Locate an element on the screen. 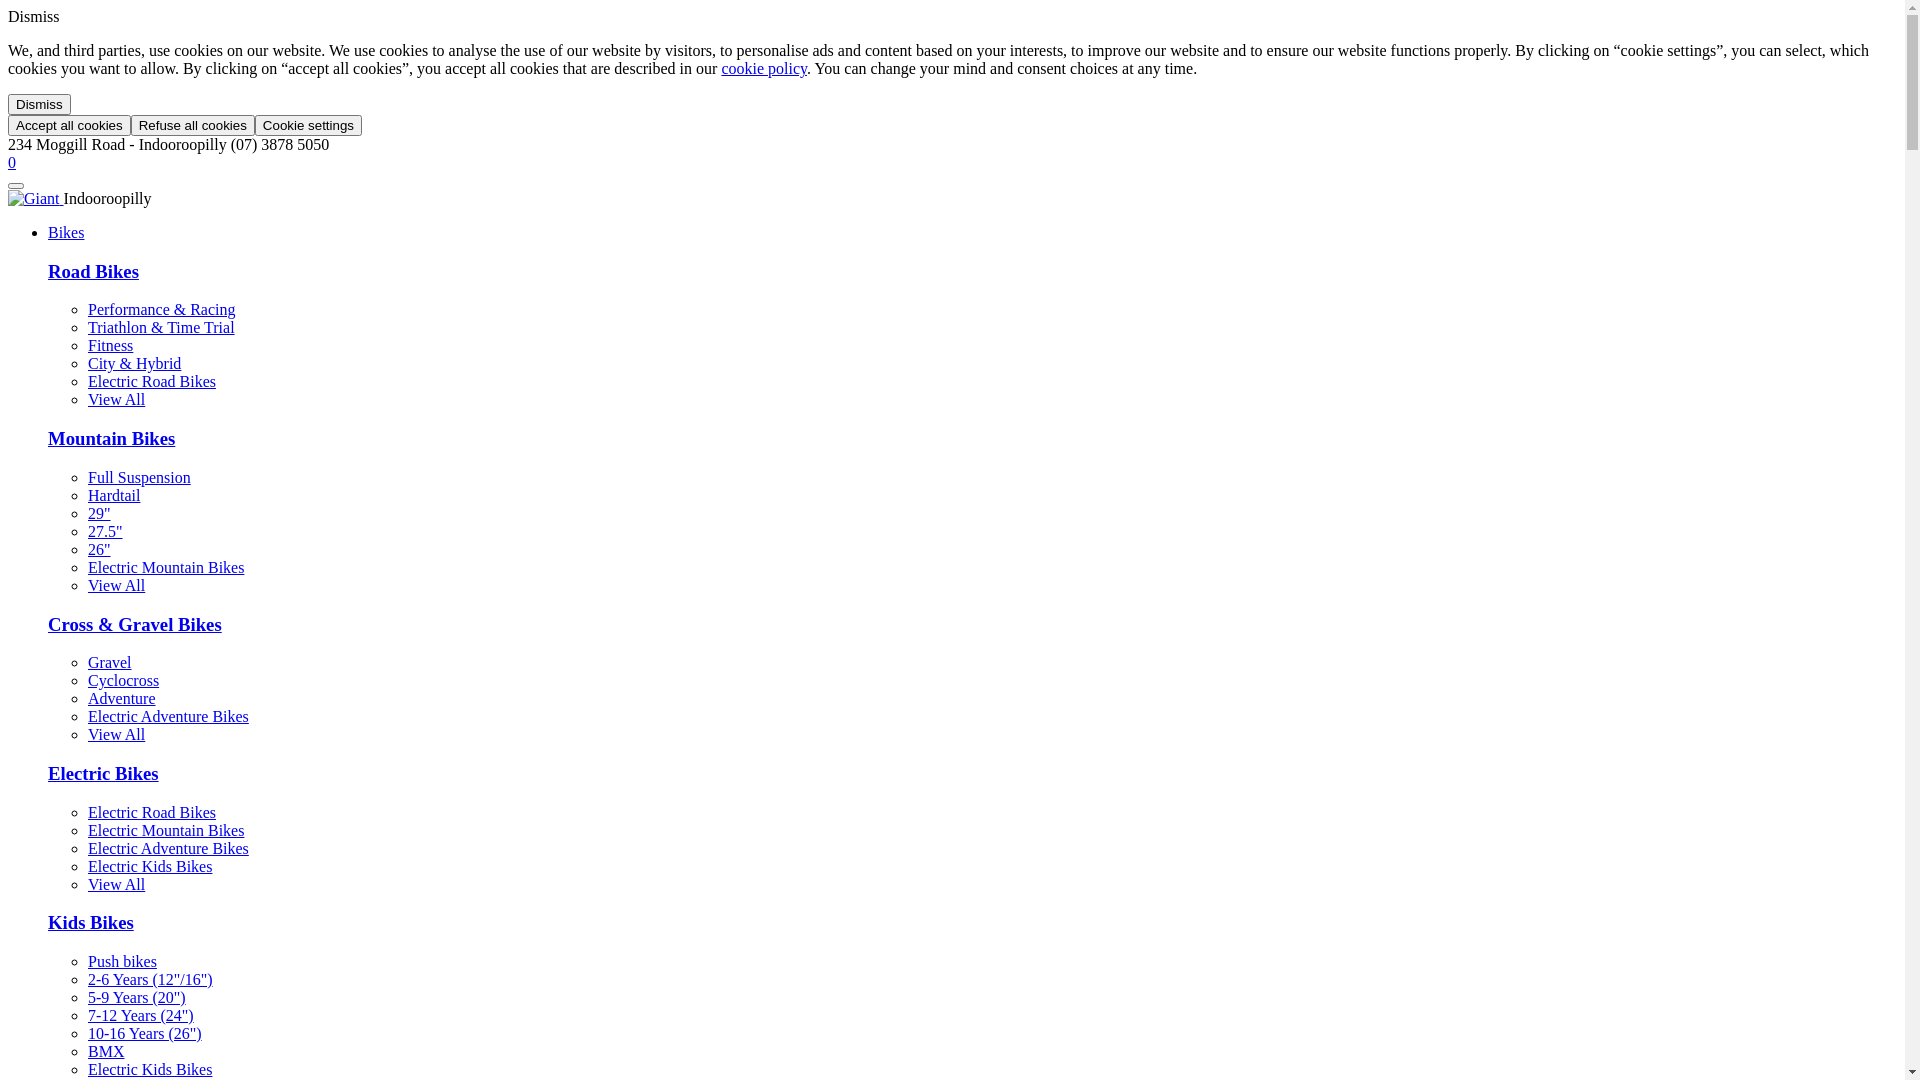 The height and width of the screenshot is (1080, 1920). 'Electric Adventure Bikes' is located at coordinates (168, 715).